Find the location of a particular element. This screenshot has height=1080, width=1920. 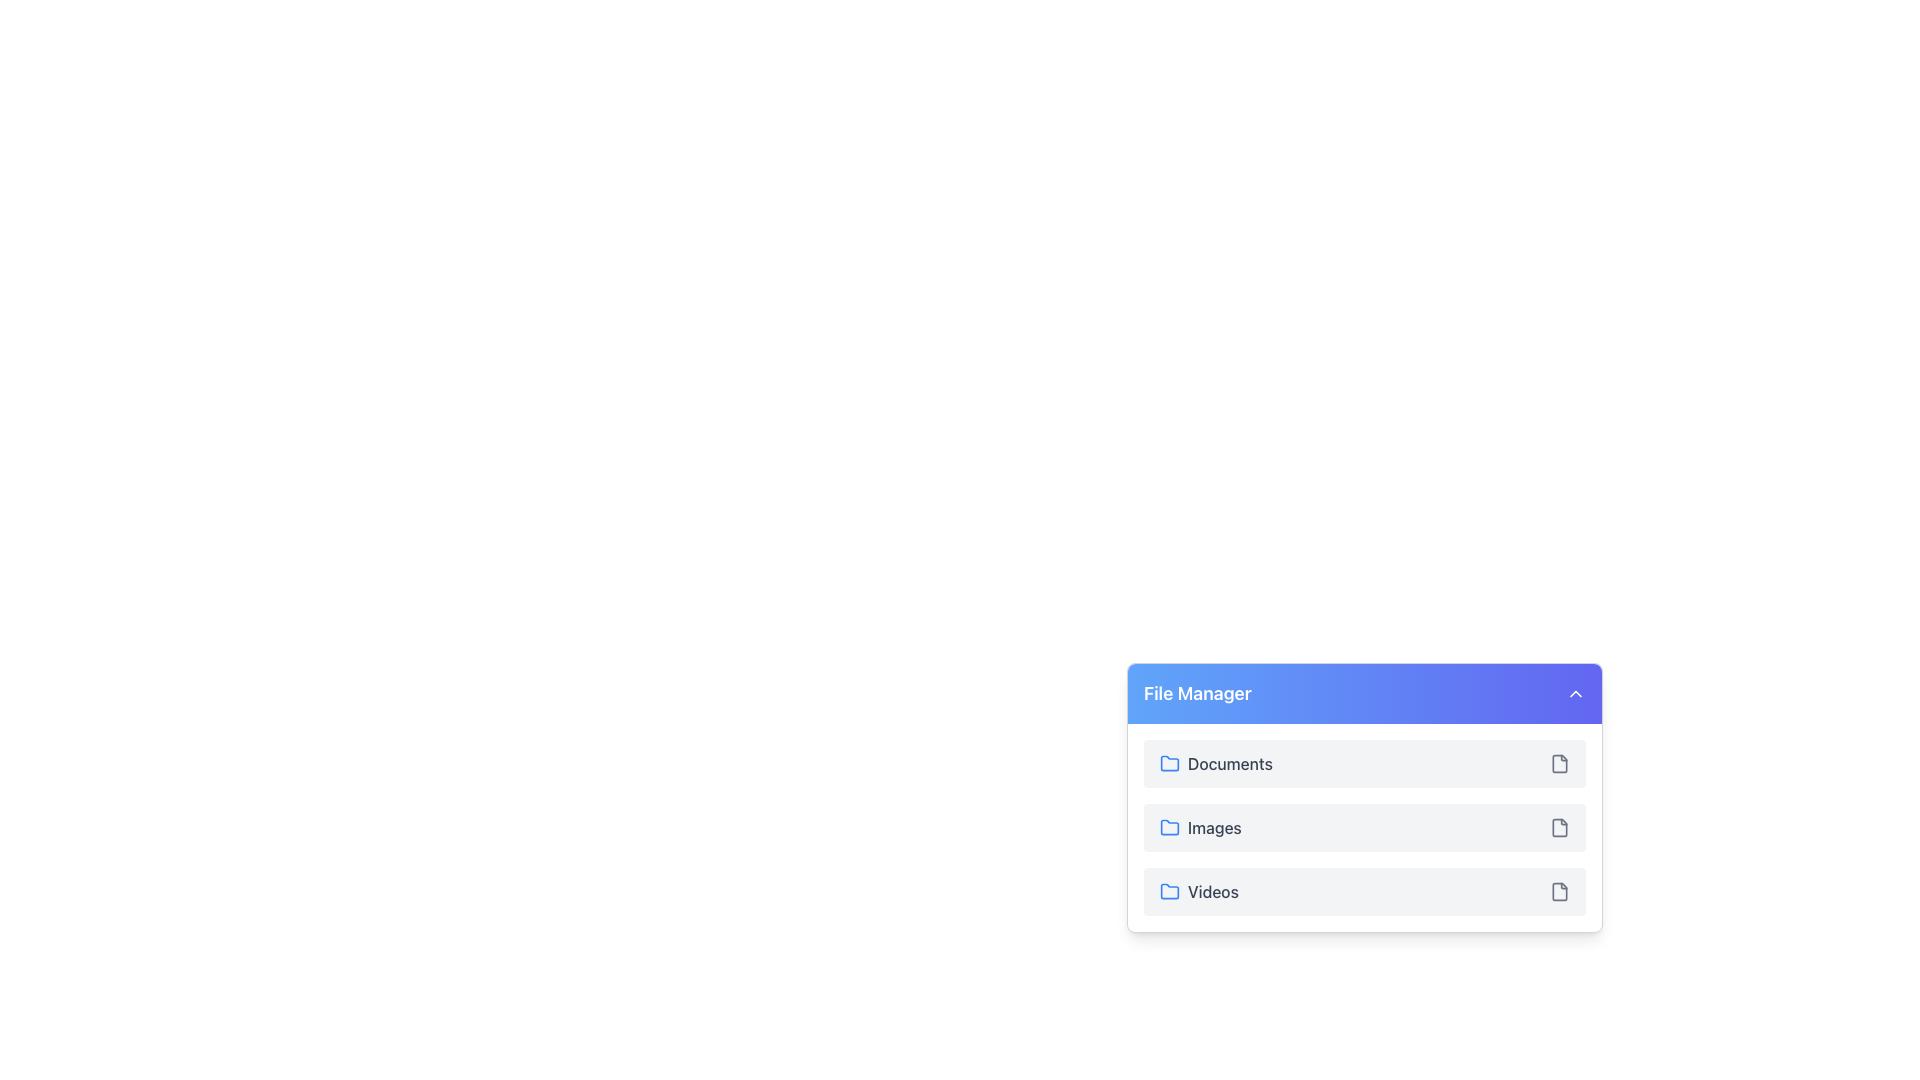

the text label displaying 'Videos' in the 'File Manager' section, which is styled with a medium-weight font and accompanied by a blue folder icon is located at coordinates (1199, 890).